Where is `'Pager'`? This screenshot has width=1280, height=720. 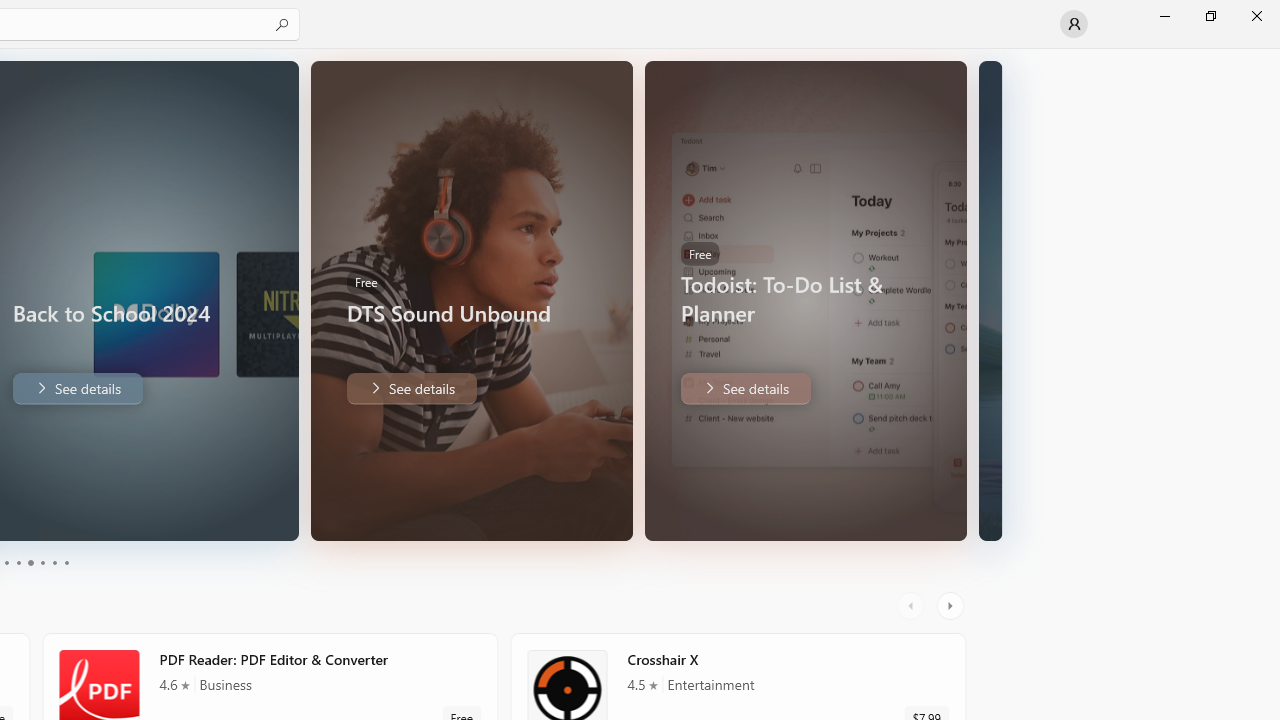 'Pager' is located at coordinates (35, 563).